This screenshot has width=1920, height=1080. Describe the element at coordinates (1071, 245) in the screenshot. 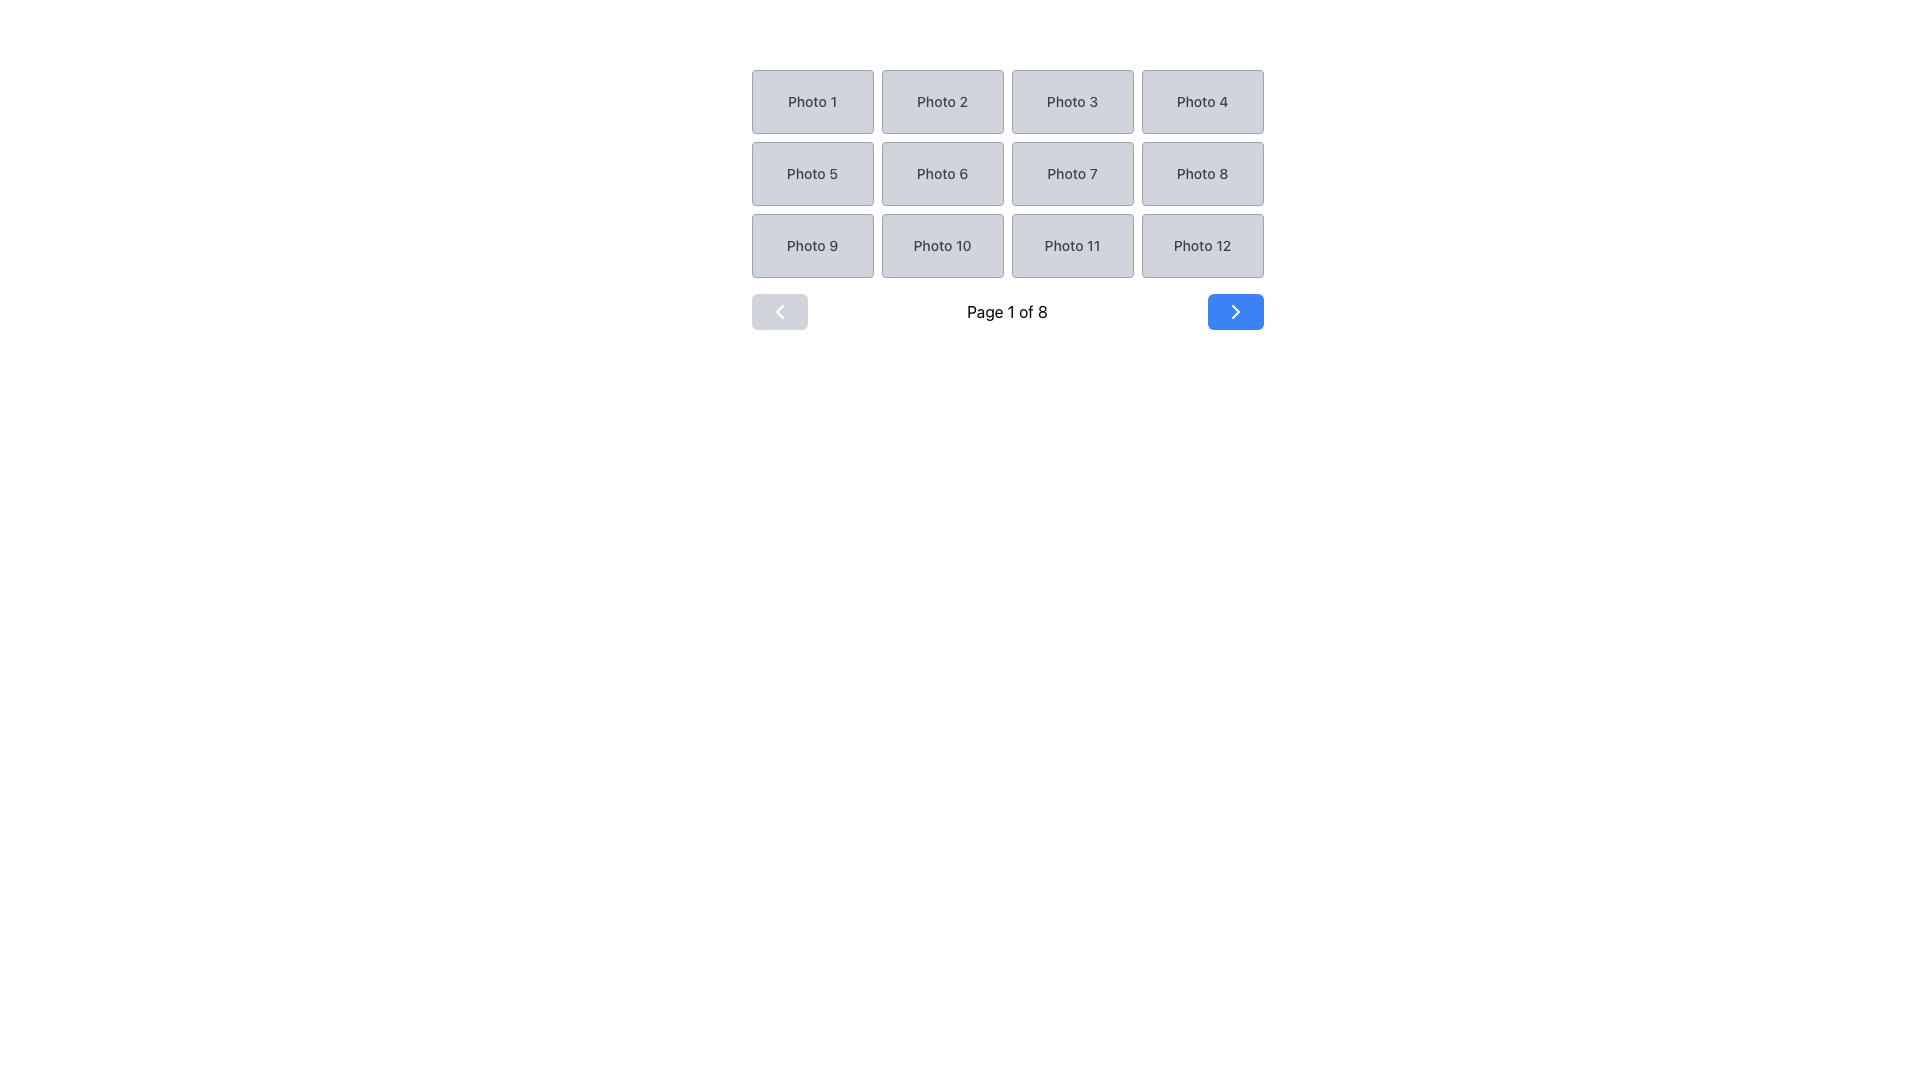

I see `the rectangular button with a light gray background and dark gray border labeled 'Photo 11'` at that location.